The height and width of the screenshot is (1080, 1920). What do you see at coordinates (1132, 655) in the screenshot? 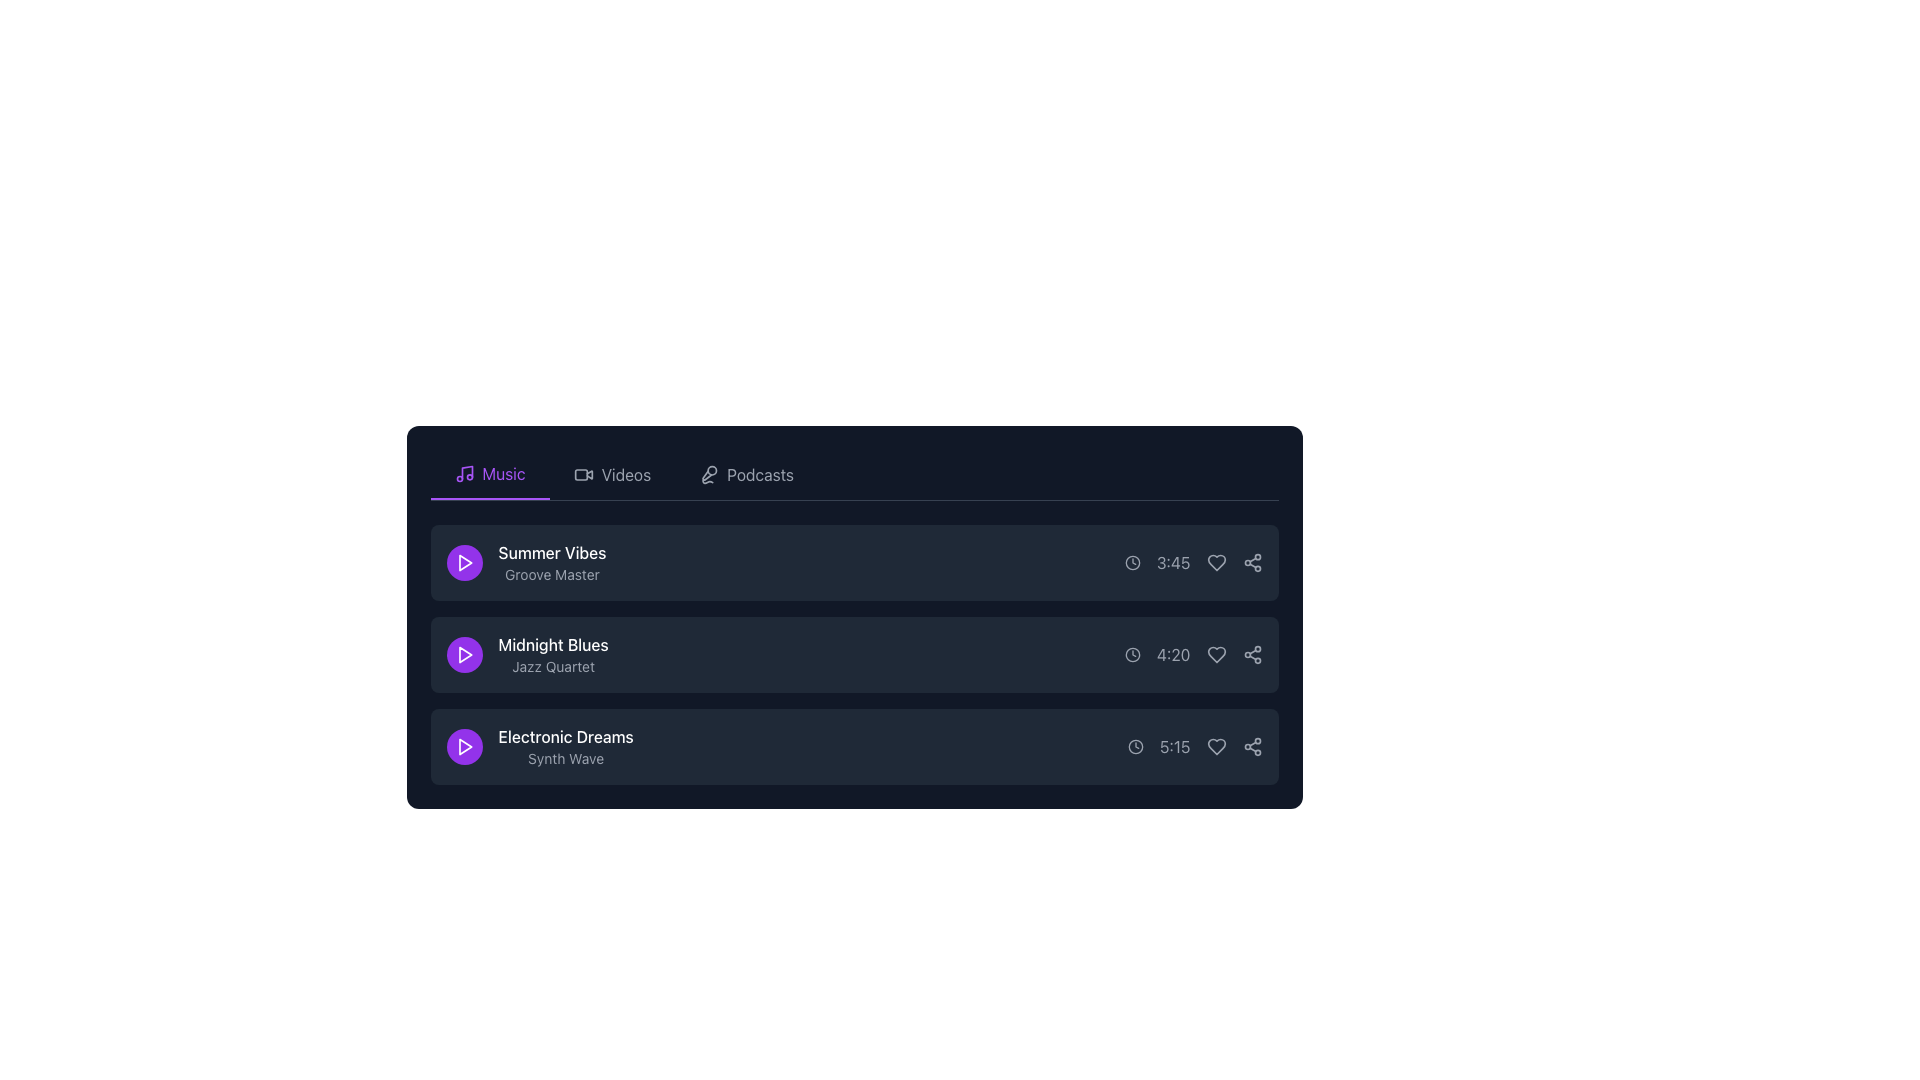
I see `the small, circular clock icon that is light gray and located immediately to the left of the text '4:20' in the second row of the list components` at bounding box center [1132, 655].